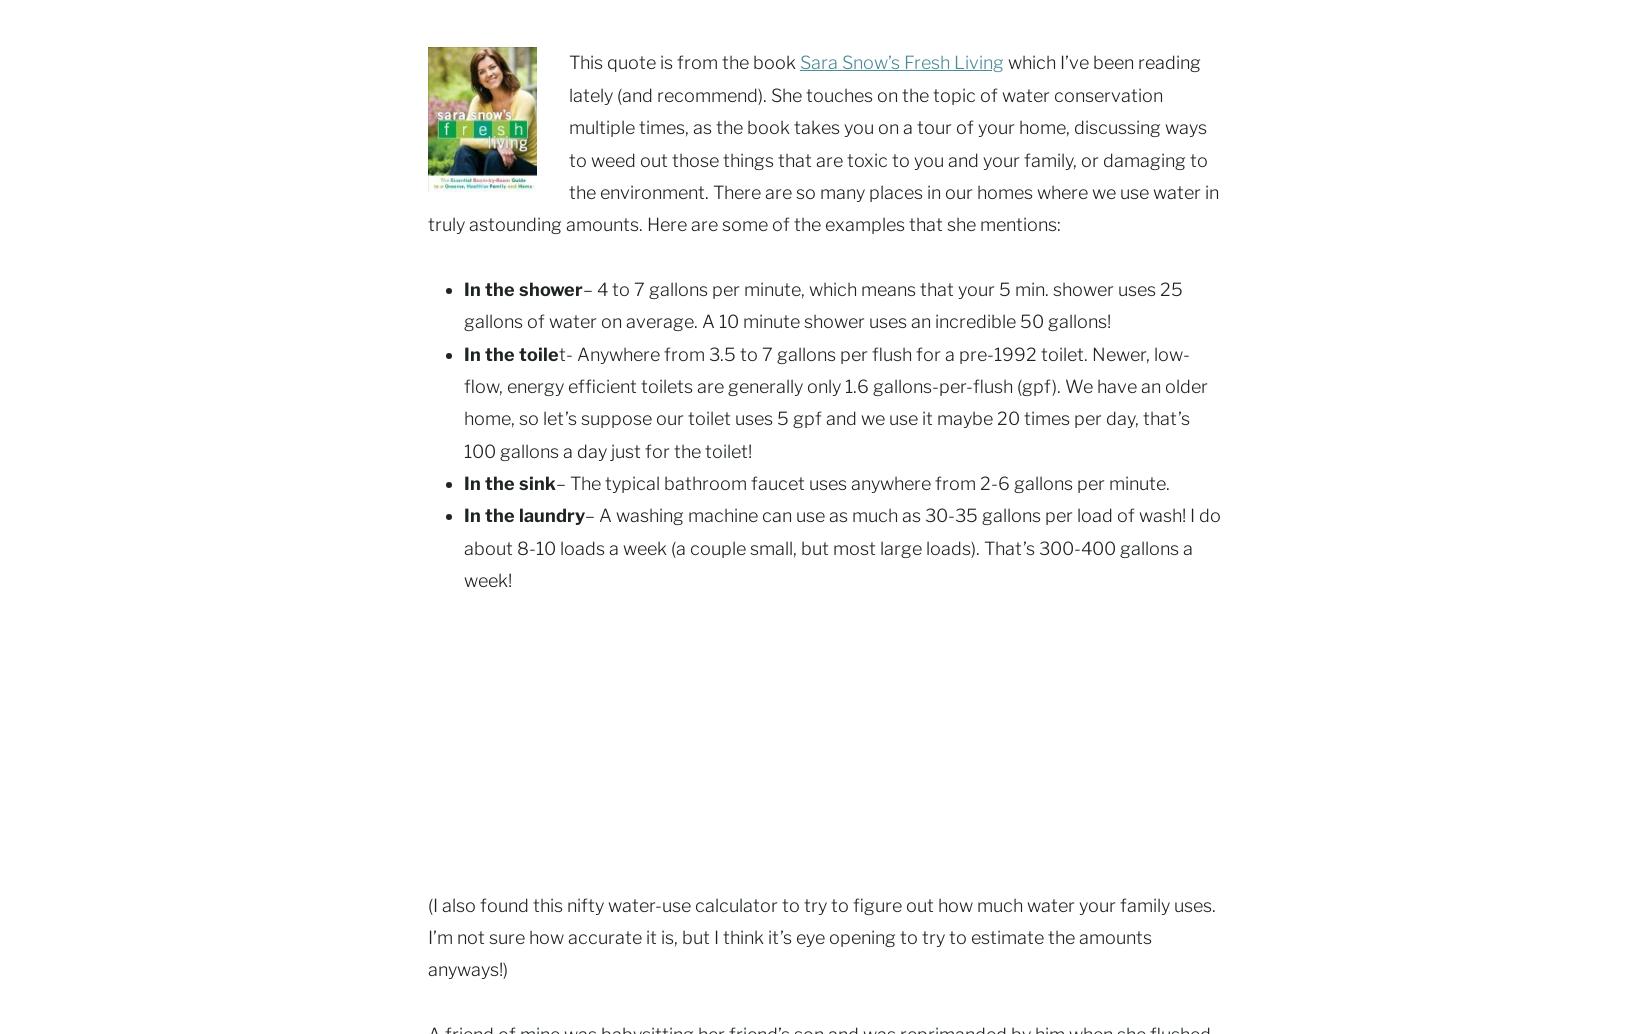 The height and width of the screenshot is (1034, 1650). What do you see at coordinates (836, 401) in the screenshot?
I see `'t- Anywhere from 3.5 to 7 gallons per flush for a pre-1992 toilet. Newer, low-flow, energy efficient toilets are generally only 1.6 gallons-per-flush (gpf). We have an older home, so let’s suppose our toilet uses 5 gpf and we use it maybe 20 times per day, that’s 100 gallons a day just for the toilet!'` at bounding box center [836, 401].